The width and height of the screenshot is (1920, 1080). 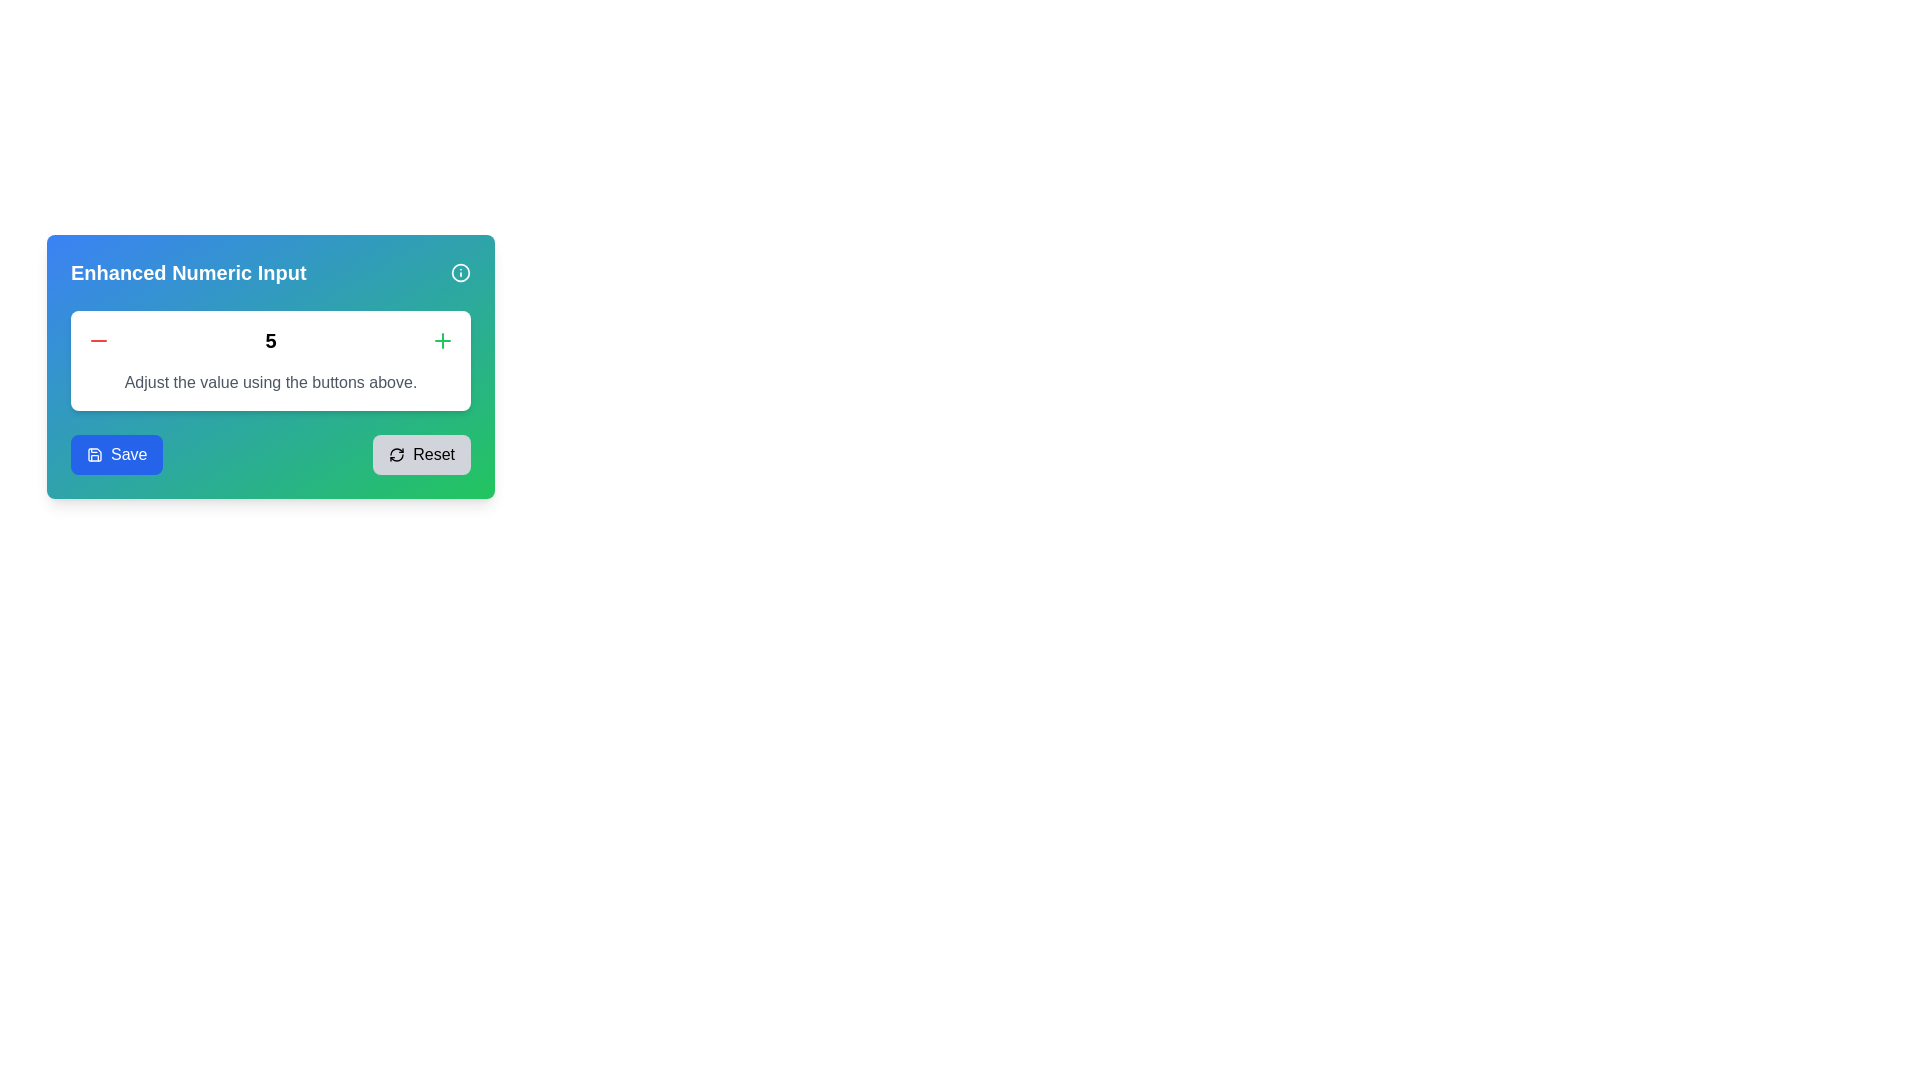 I want to click on the floppy disk icon located on the left side of the 'Save' button at the bottom-left of the enhanced numeric input card to indicate the button's meaning, so click(x=94, y=455).